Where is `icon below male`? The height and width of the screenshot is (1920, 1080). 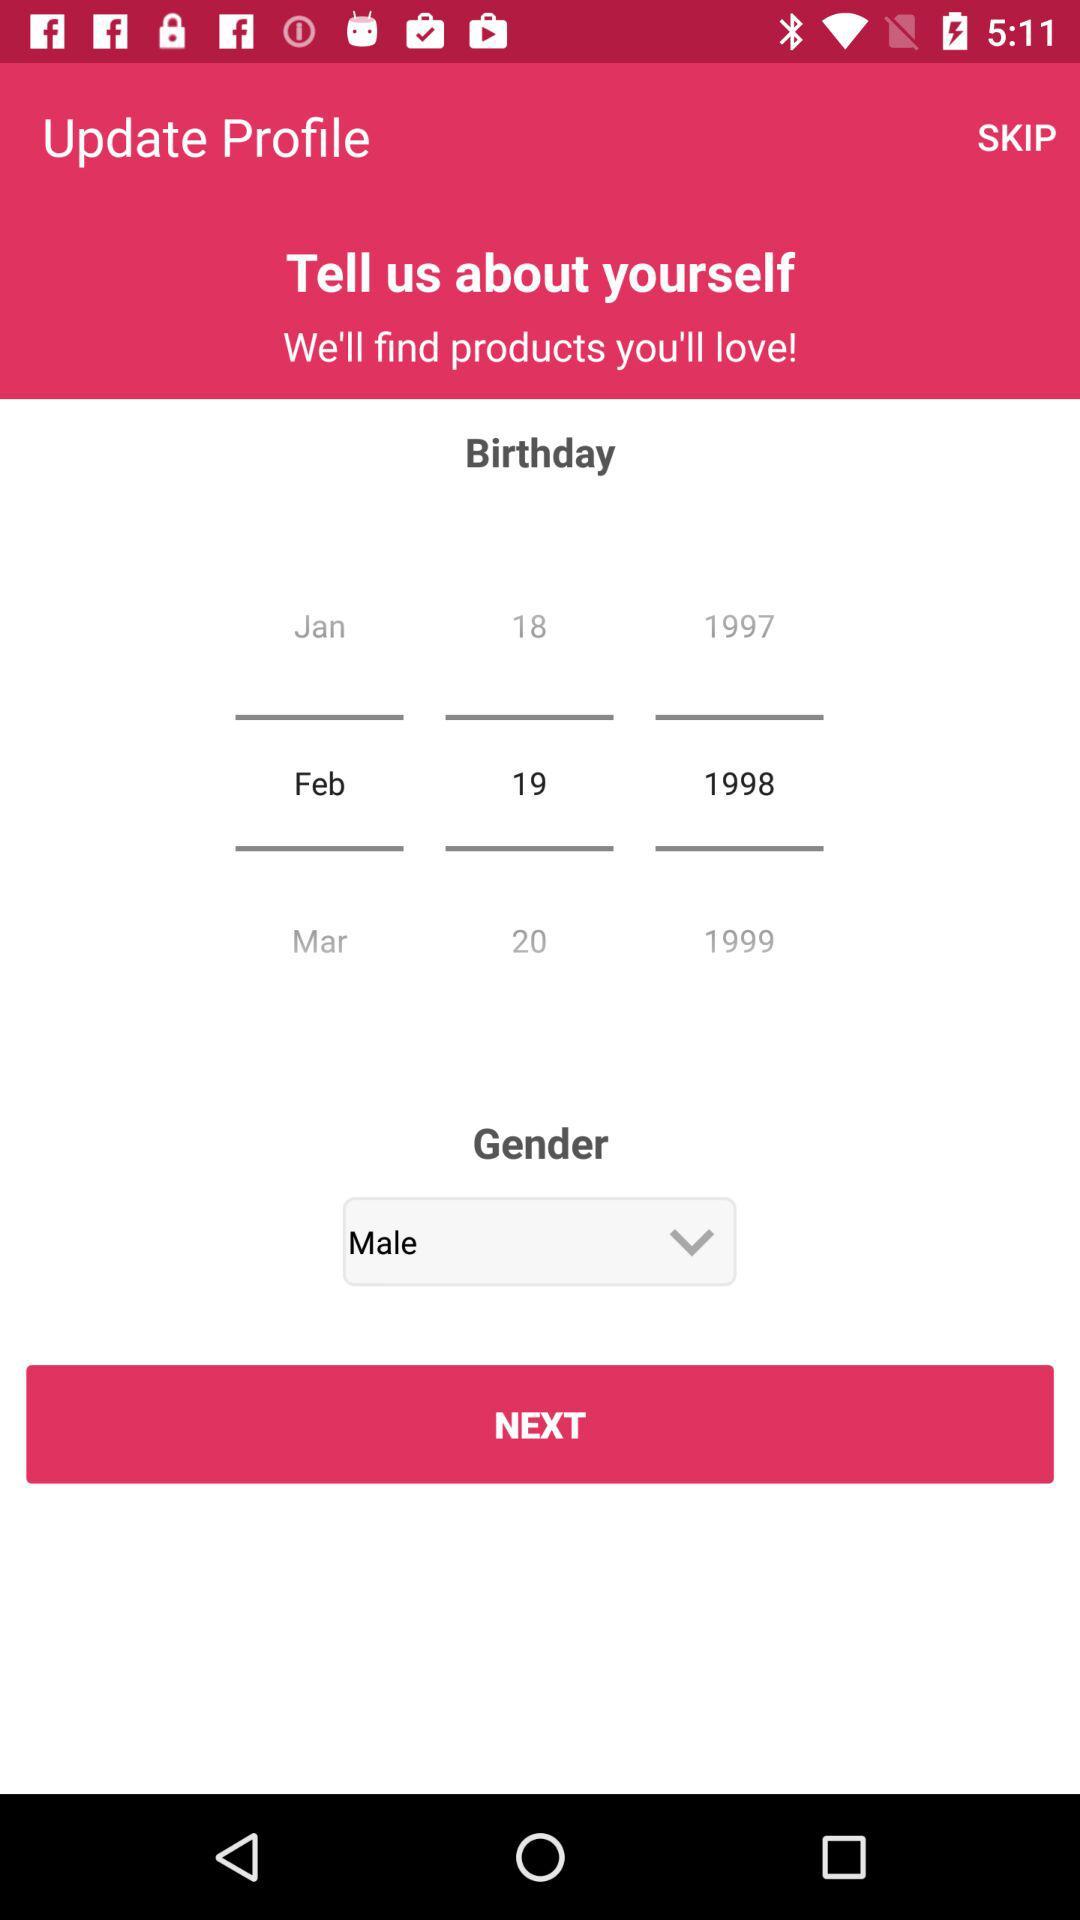
icon below male is located at coordinates (540, 1423).